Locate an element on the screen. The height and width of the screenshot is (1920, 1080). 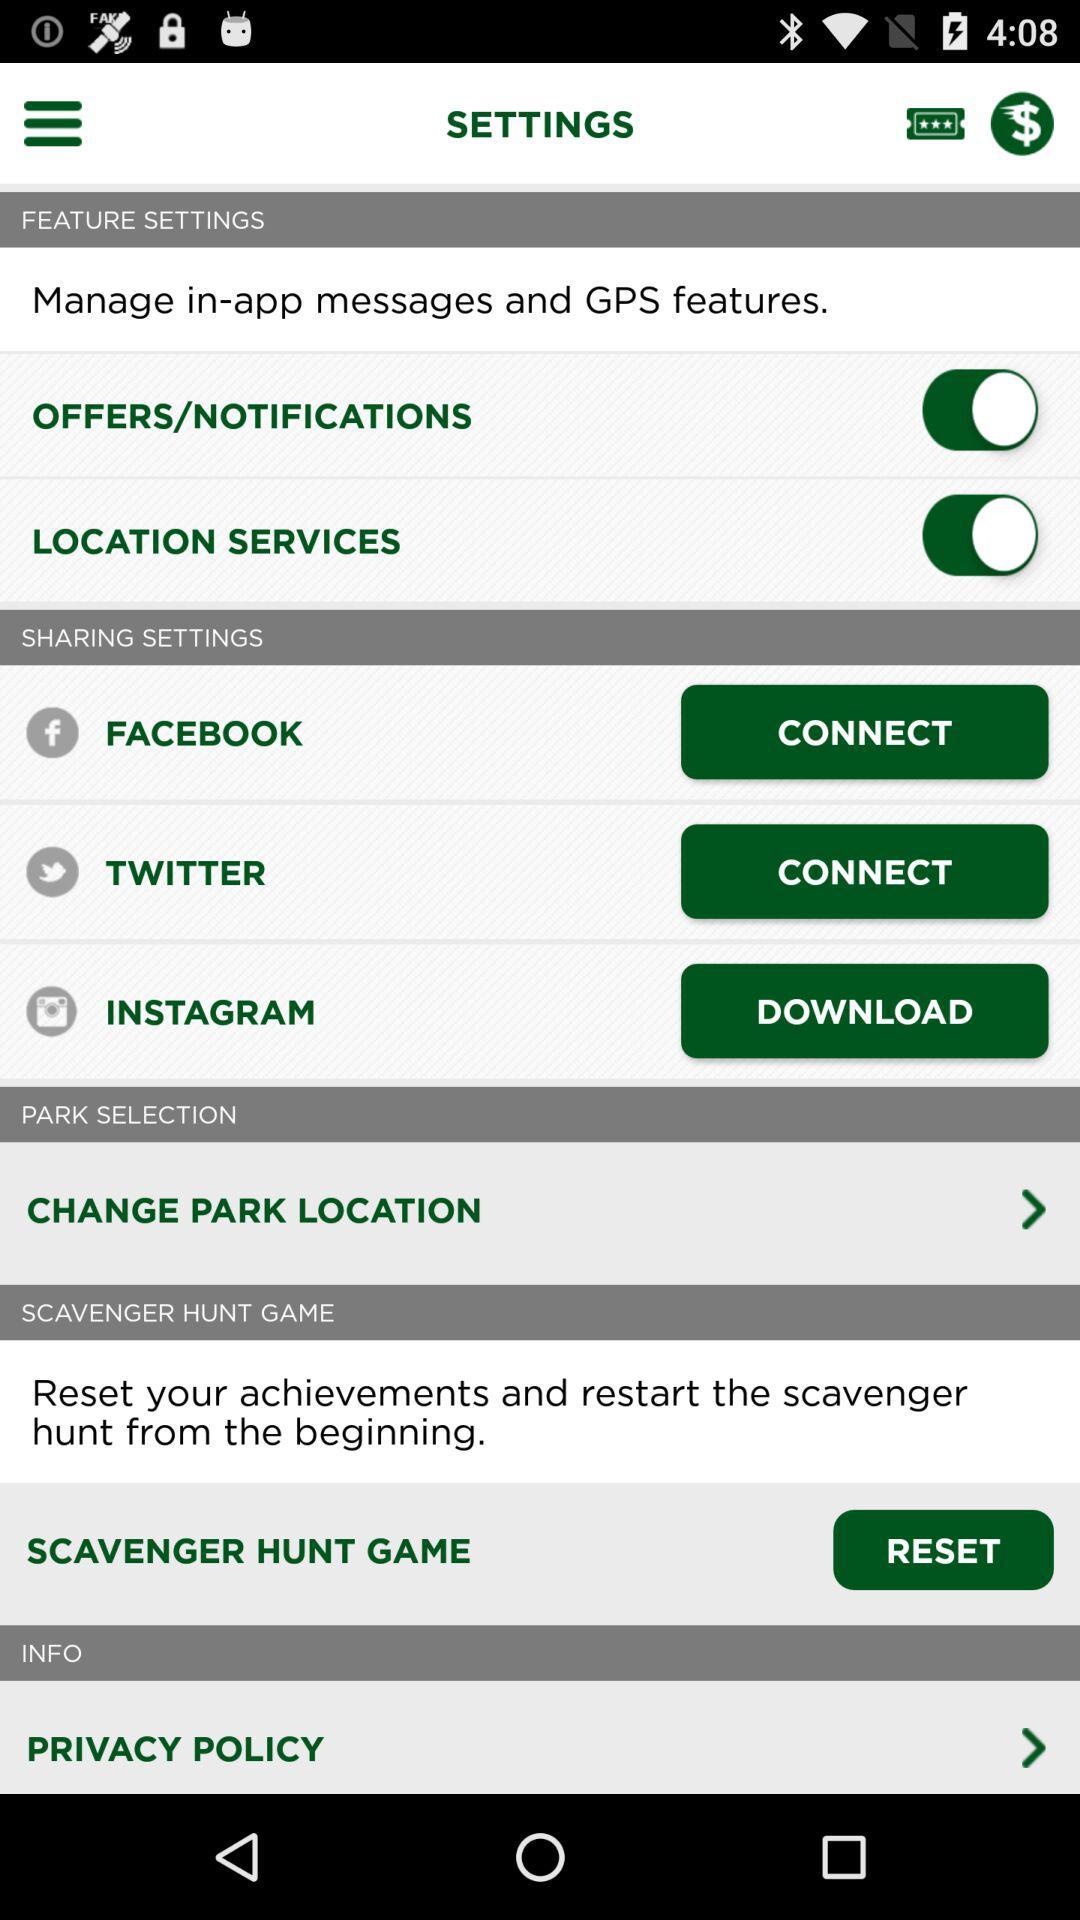
the app to the right of instagram app is located at coordinates (863, 1011).